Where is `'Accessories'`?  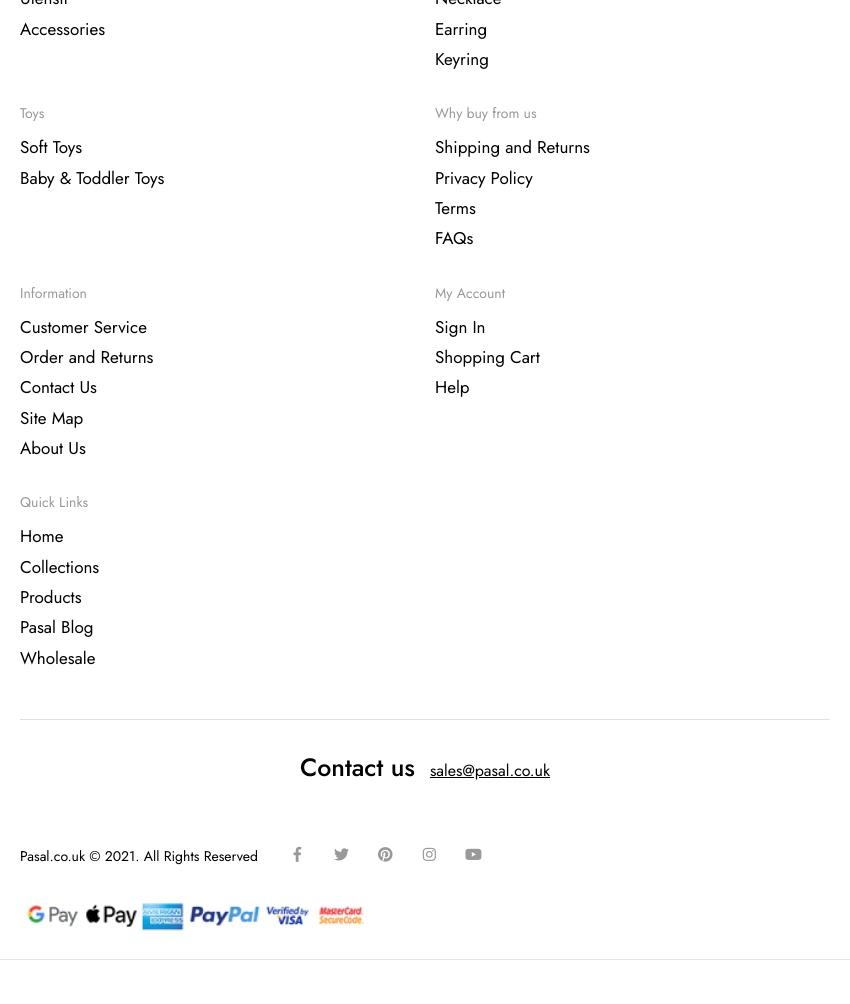 'Accessories' is located at coordinates (62, 29).